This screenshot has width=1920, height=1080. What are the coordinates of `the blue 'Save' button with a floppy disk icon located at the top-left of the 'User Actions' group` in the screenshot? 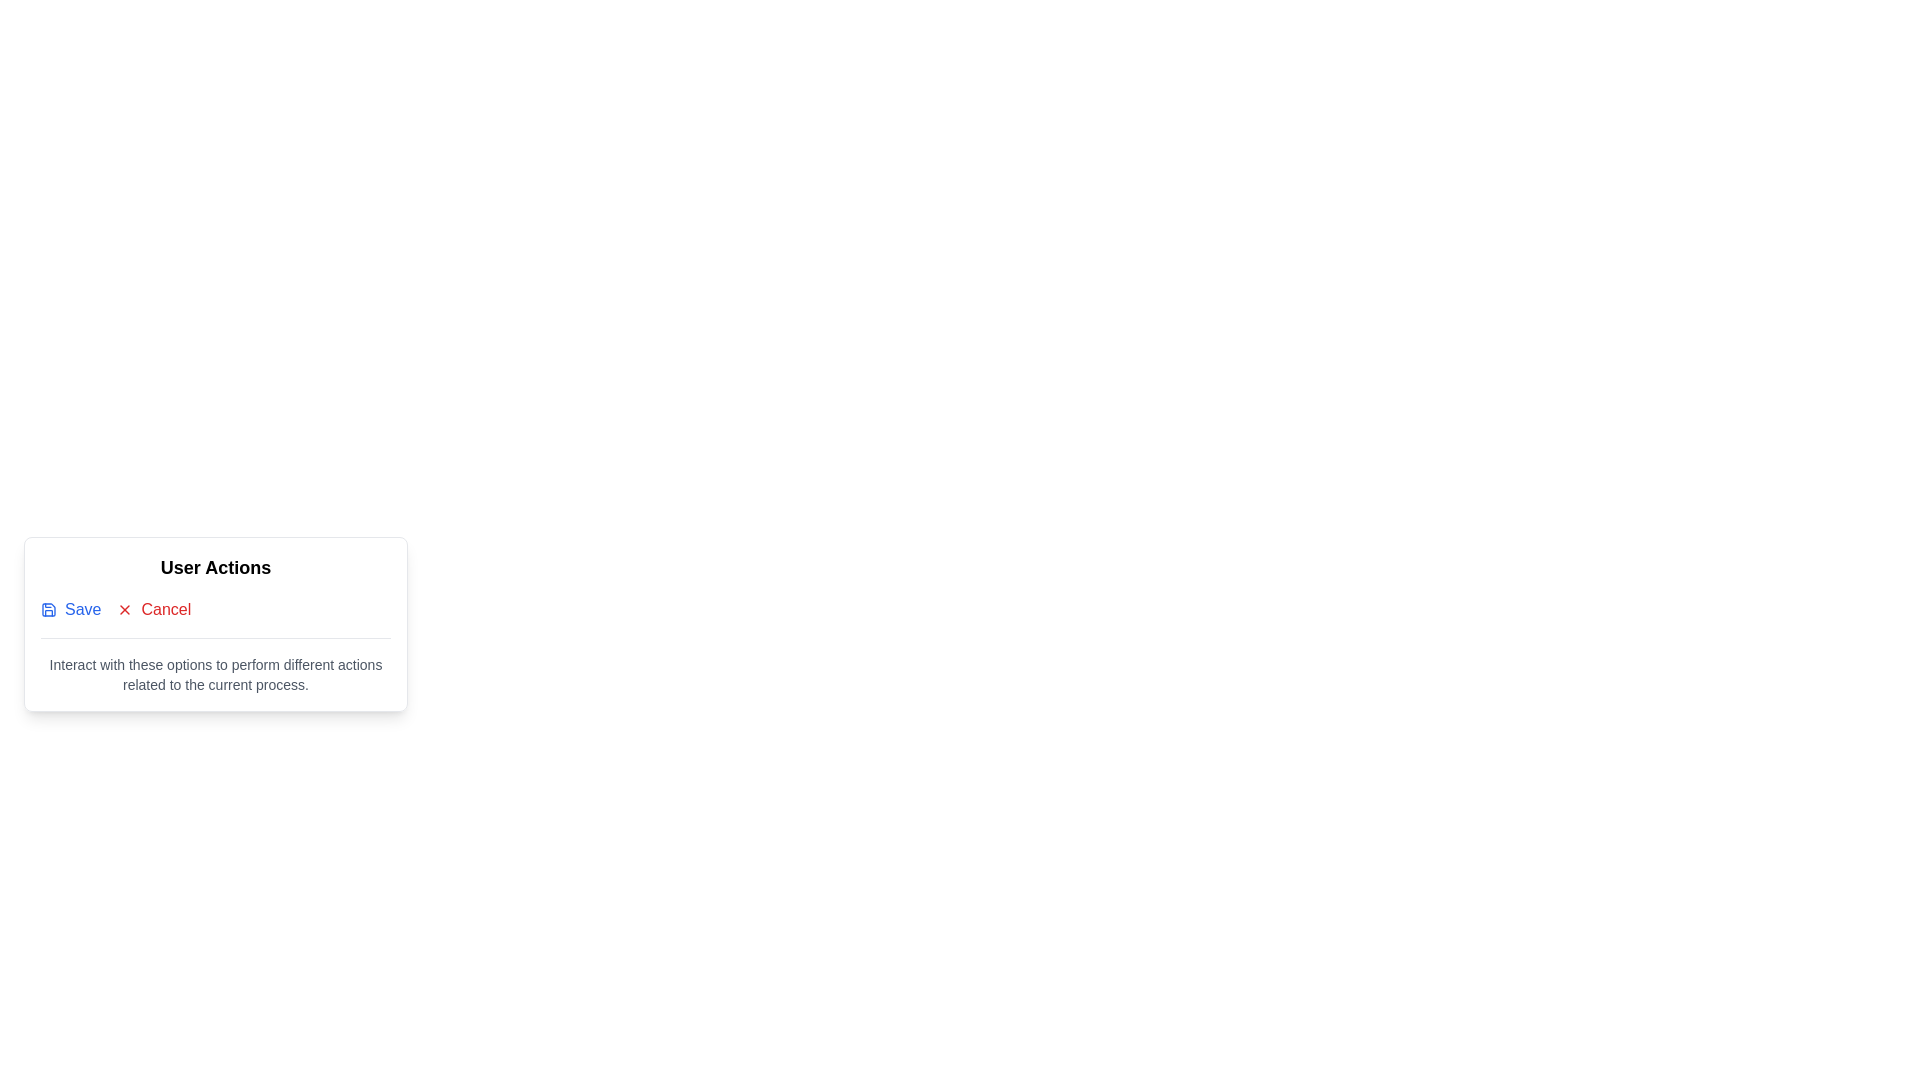 It's located at (71, 608).